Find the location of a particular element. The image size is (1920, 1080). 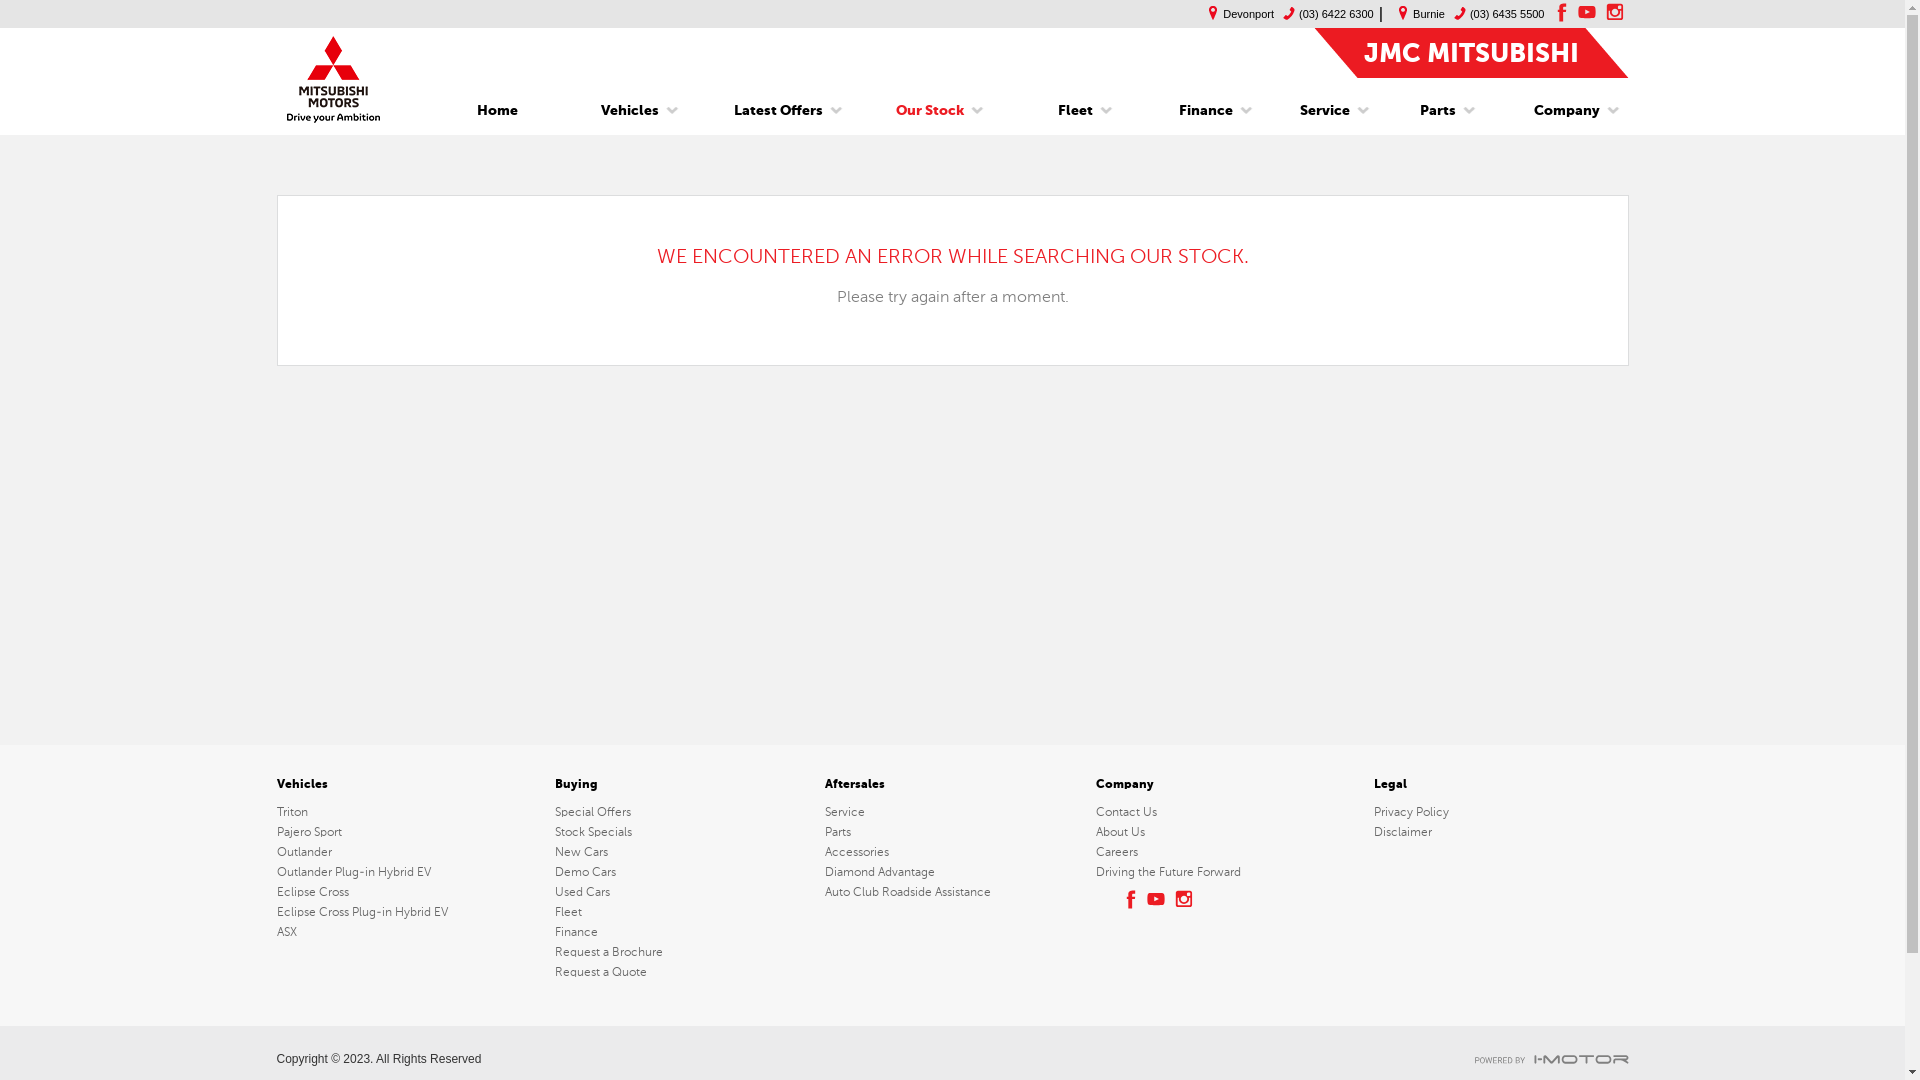

'Home' is located at coordinates (497, 111).